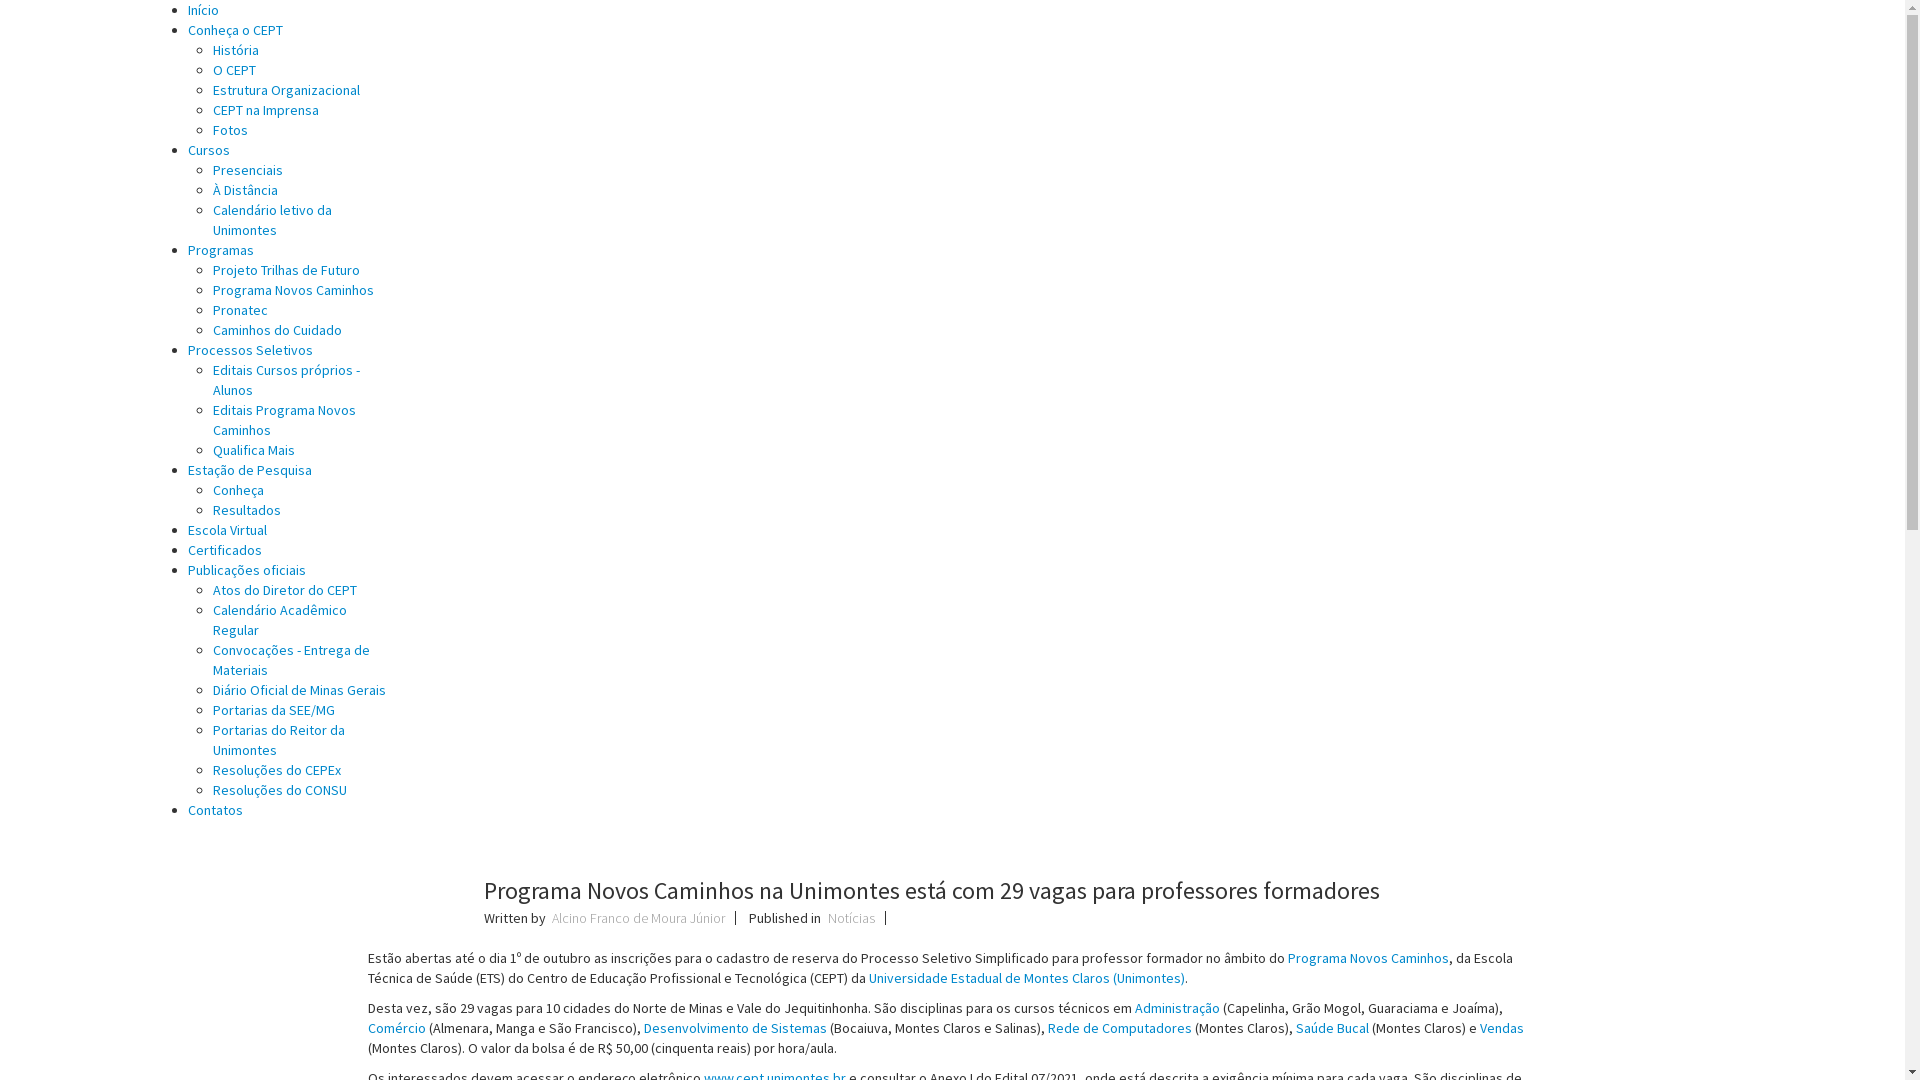  Describe the element at coordinates (187, 550) in the screenshot. I see `'Certificados'` at that location.